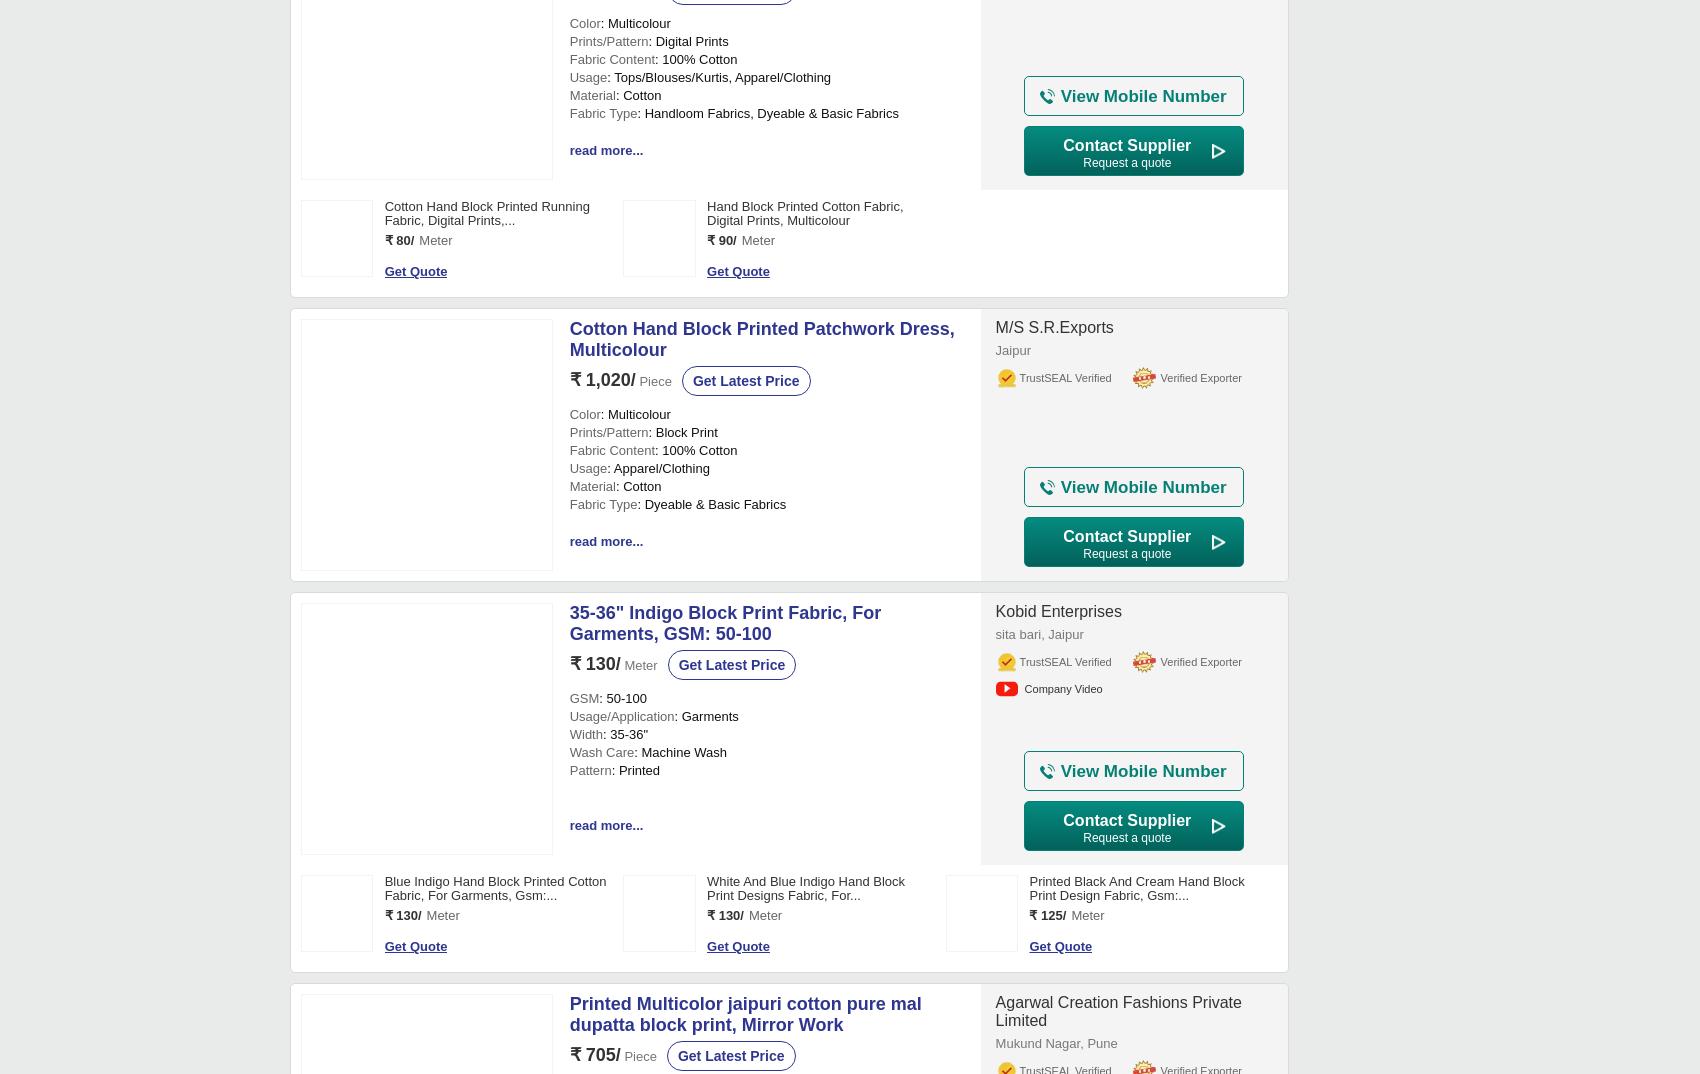  Describe the element at coordinates (638, 708) in the screenshot. I see `':  Cotton'` at that location.